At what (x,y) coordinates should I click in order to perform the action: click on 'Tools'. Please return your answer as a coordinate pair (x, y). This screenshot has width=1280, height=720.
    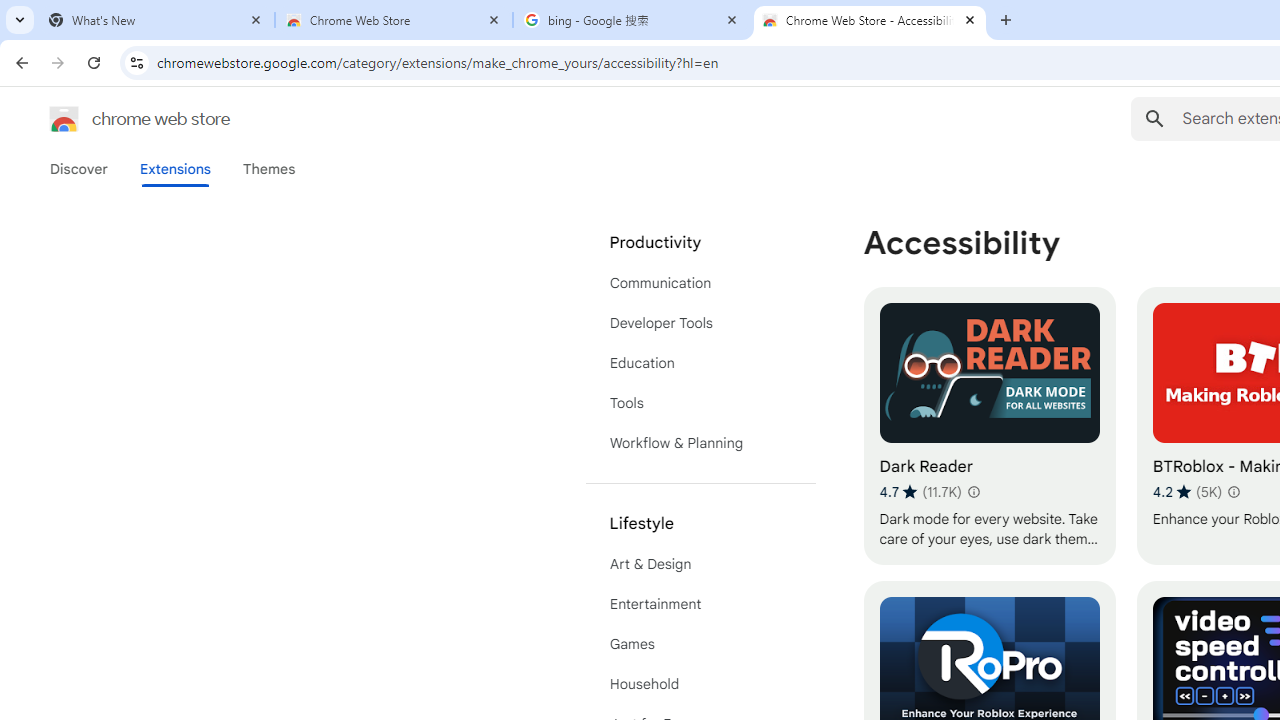
    Looking at the image, I should click on (700, 403).